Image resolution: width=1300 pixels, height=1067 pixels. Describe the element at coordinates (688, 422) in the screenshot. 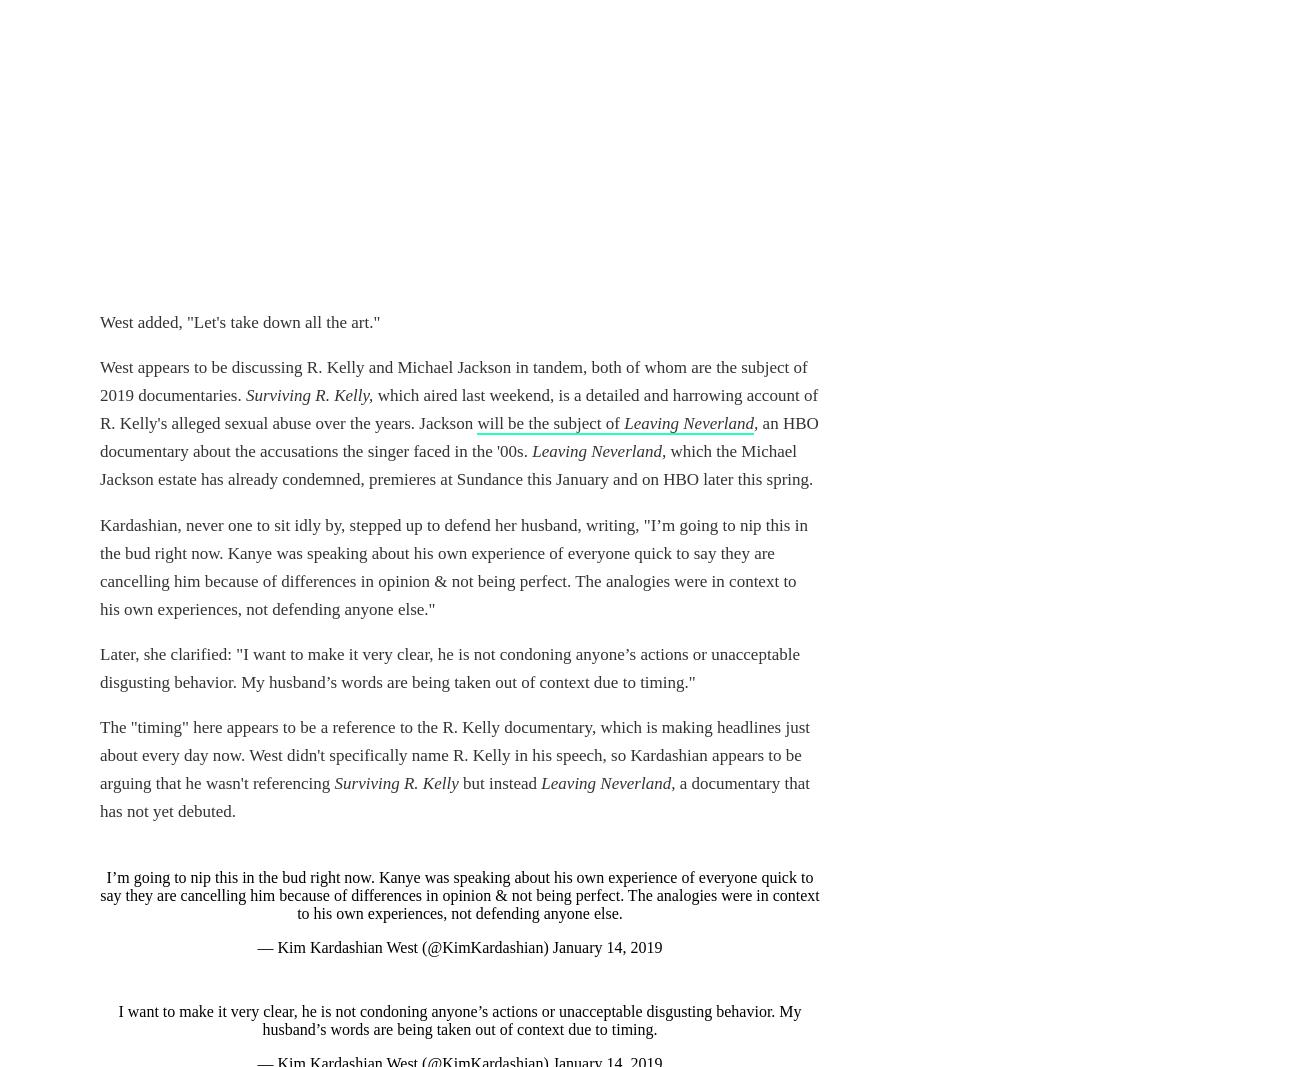

I see `'Leaving Neverland'` at that location.